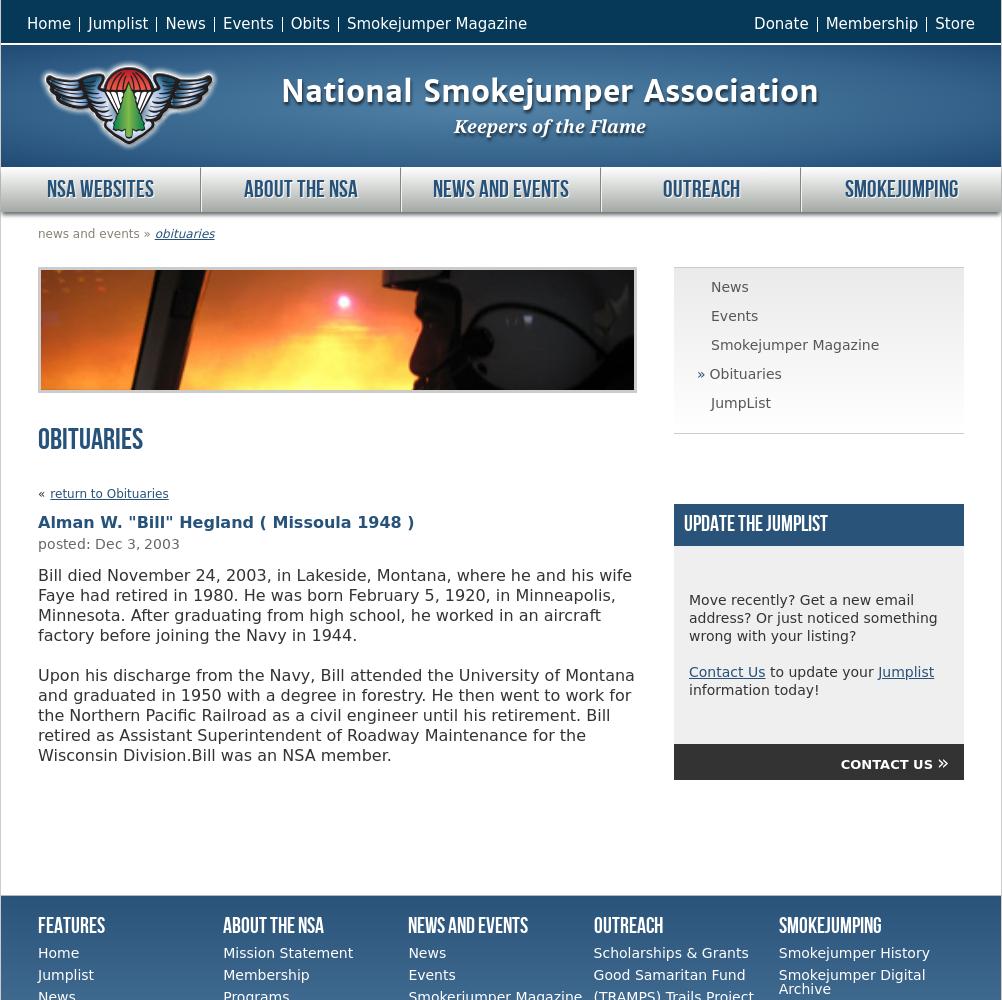 This screenshot has width=1002, height=1000. What do you see at coordinates (669, 974) in the screenshot?
I see `'Good Samaritan Fund'` at bounding box center [669, 974].